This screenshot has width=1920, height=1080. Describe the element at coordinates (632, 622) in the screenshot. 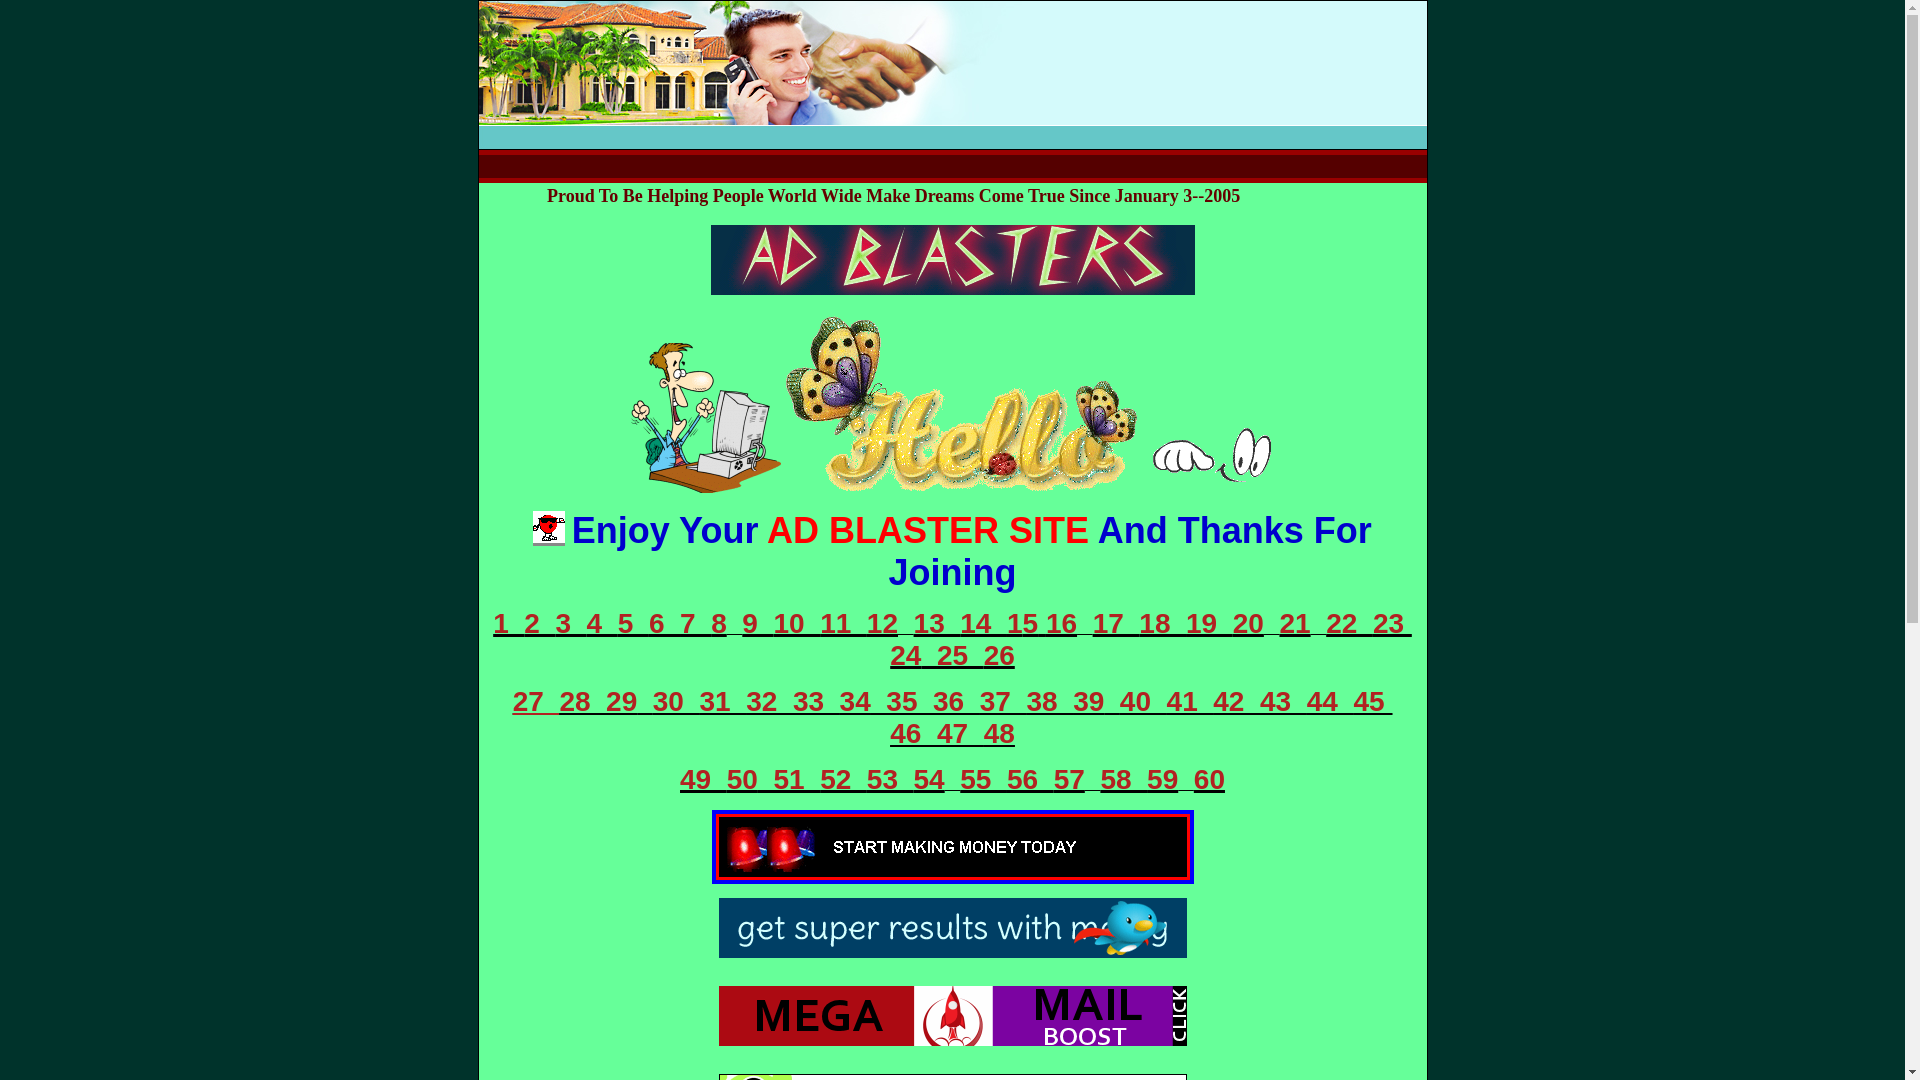

I see `'5 '` at that location.